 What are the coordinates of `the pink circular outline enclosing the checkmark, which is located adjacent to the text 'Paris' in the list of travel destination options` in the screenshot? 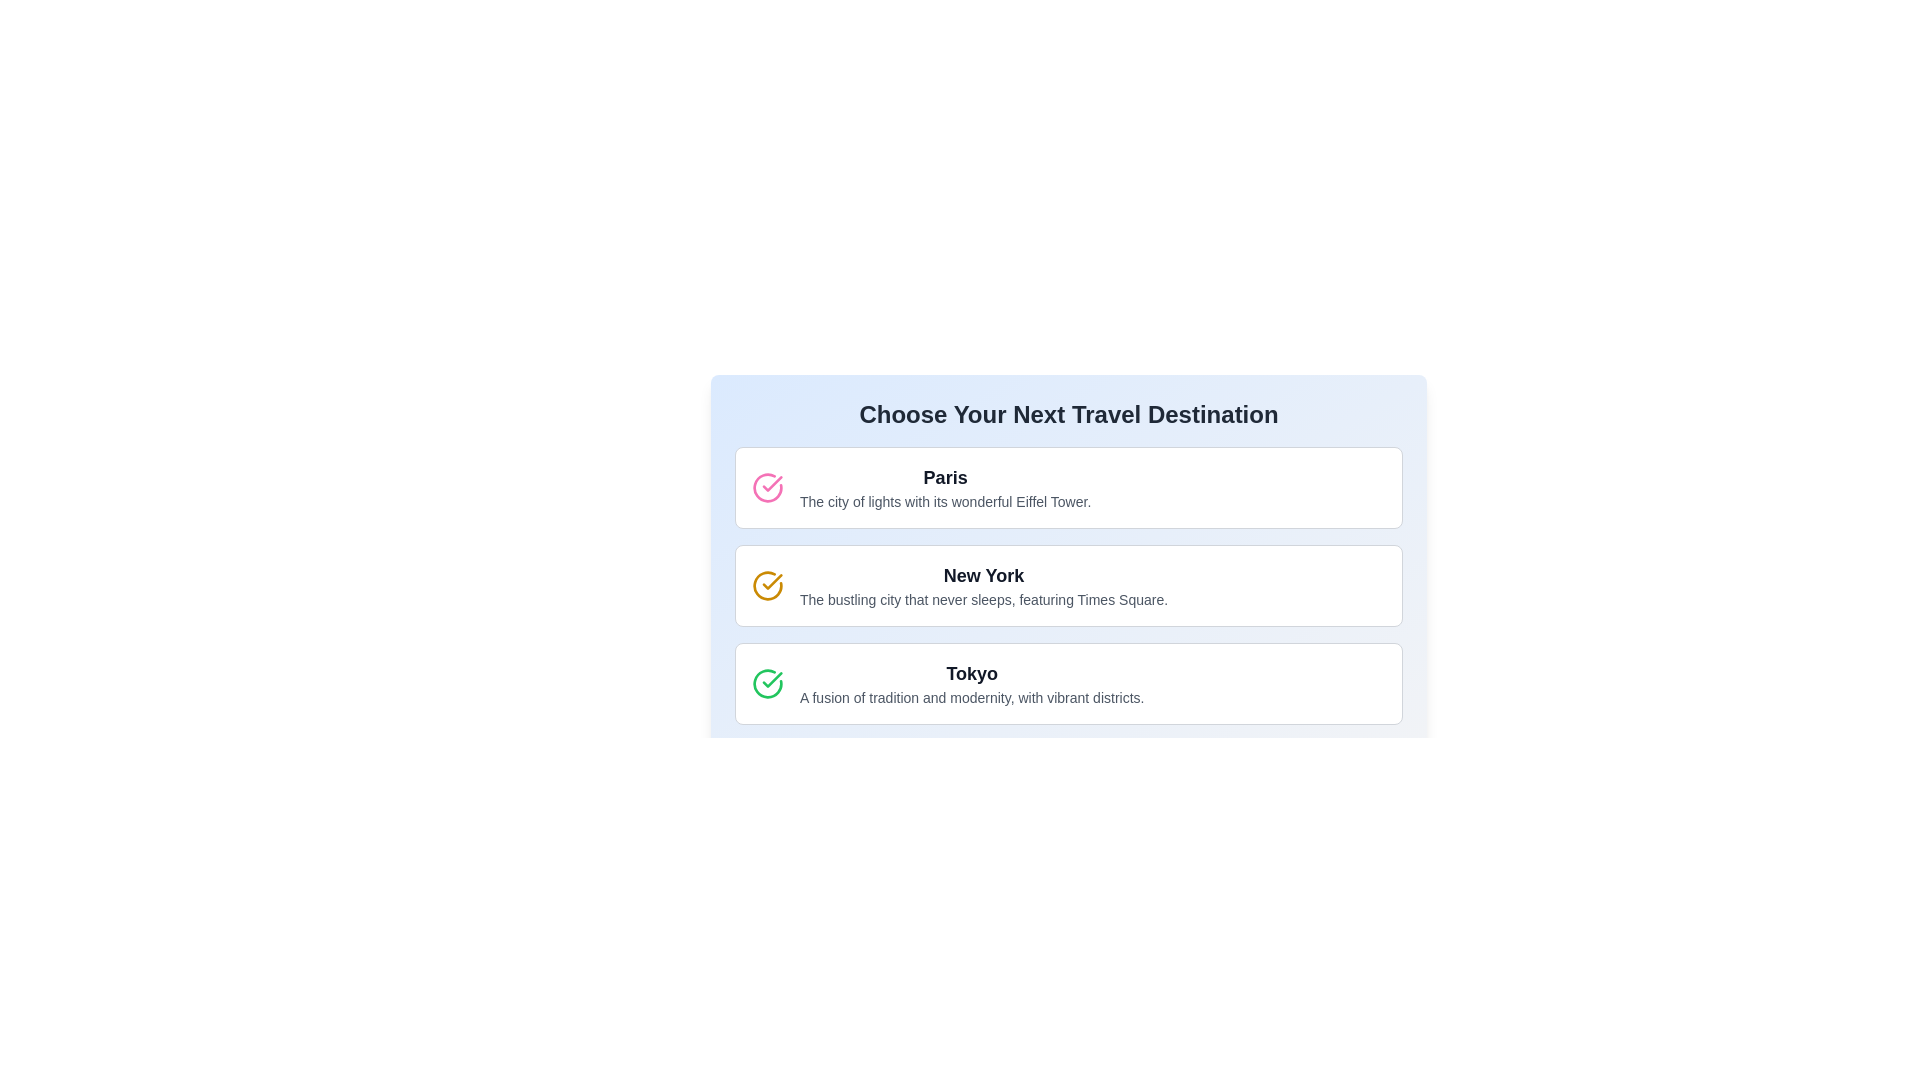 It's located at (767, 488).